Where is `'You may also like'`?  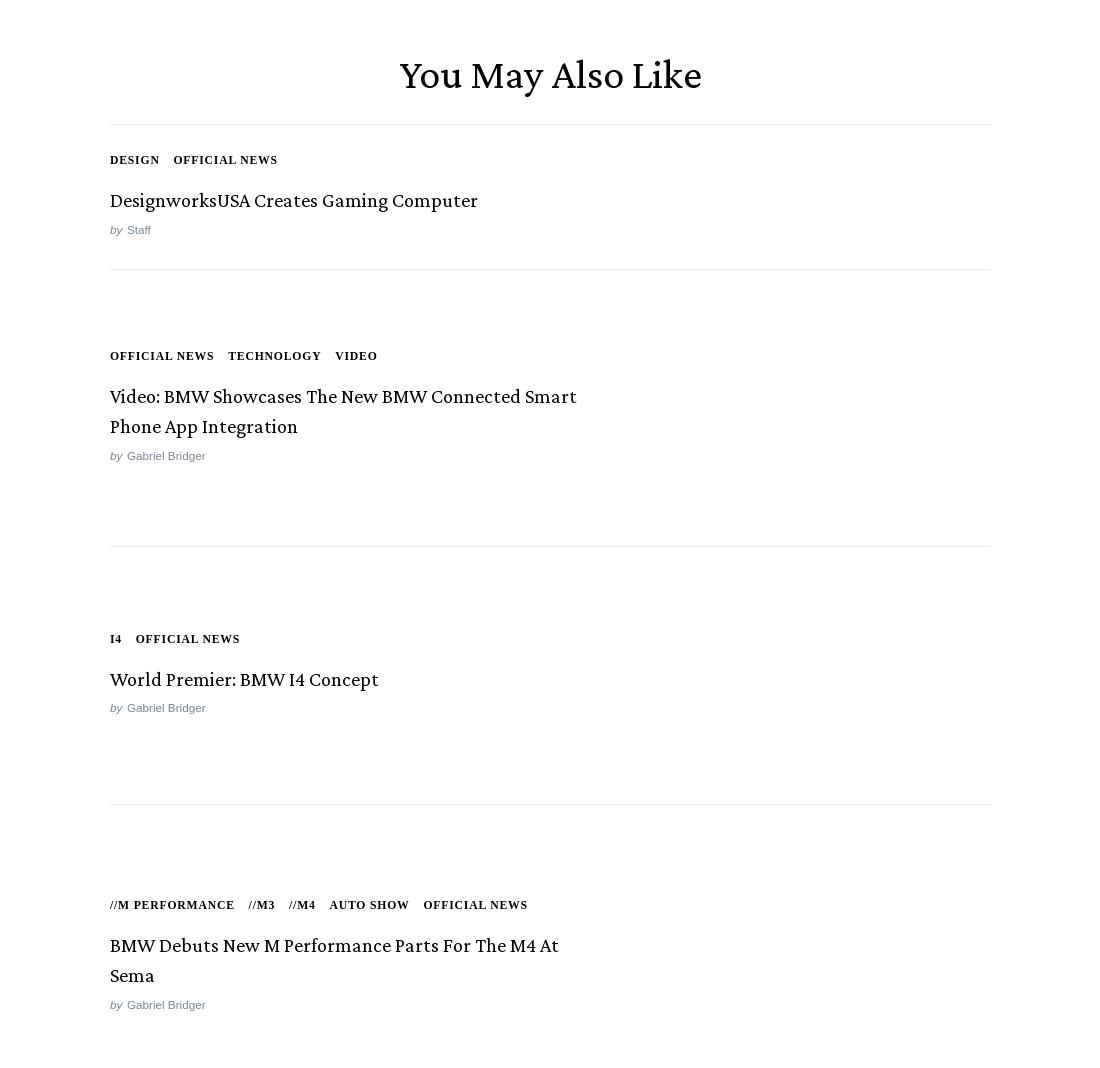 'You may also like' is located at coordinates (549, 76).